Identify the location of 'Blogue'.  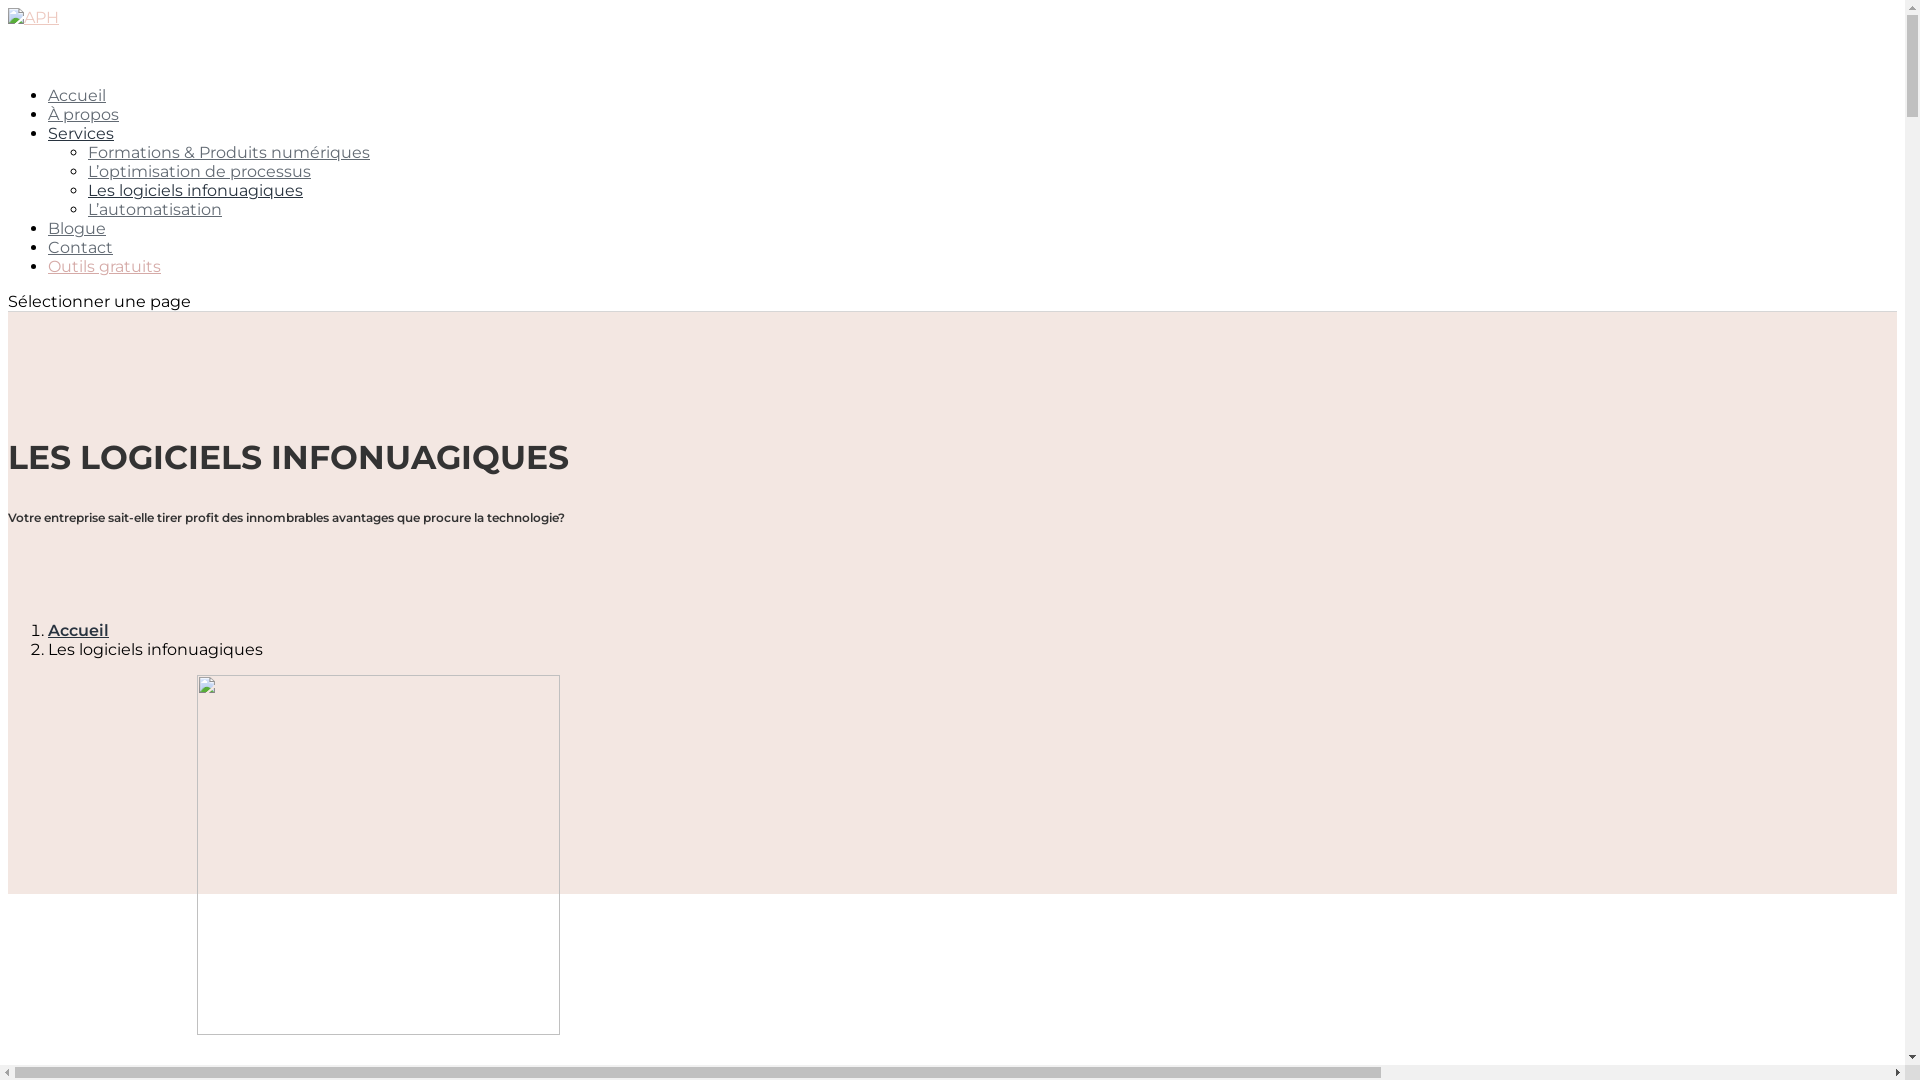
(76, 249).